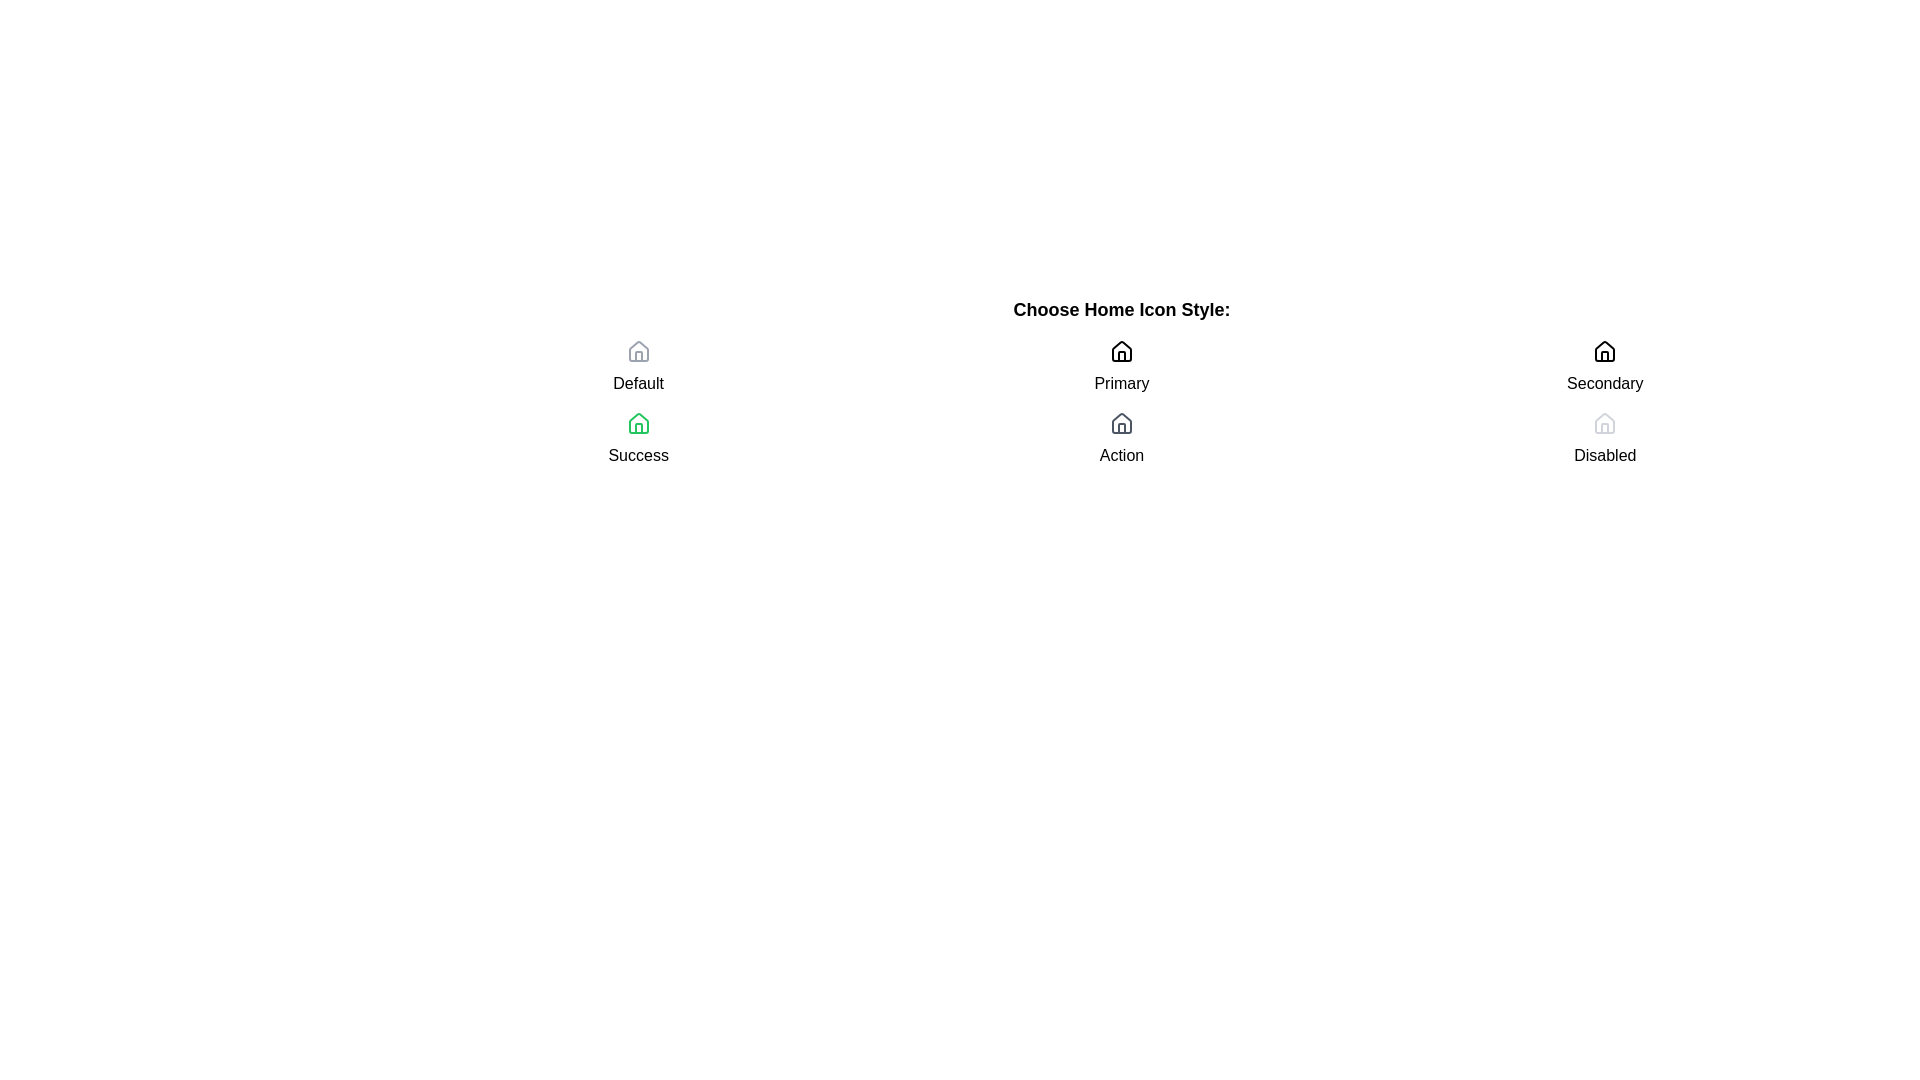 This screenshot has height=1080, width=1920. I want to click on the vertical rectangular component of the 'house' icon, which is visually stylized with a green accent and is located in the second column and second row of the grid labeled 'Success', so click(637, 427).